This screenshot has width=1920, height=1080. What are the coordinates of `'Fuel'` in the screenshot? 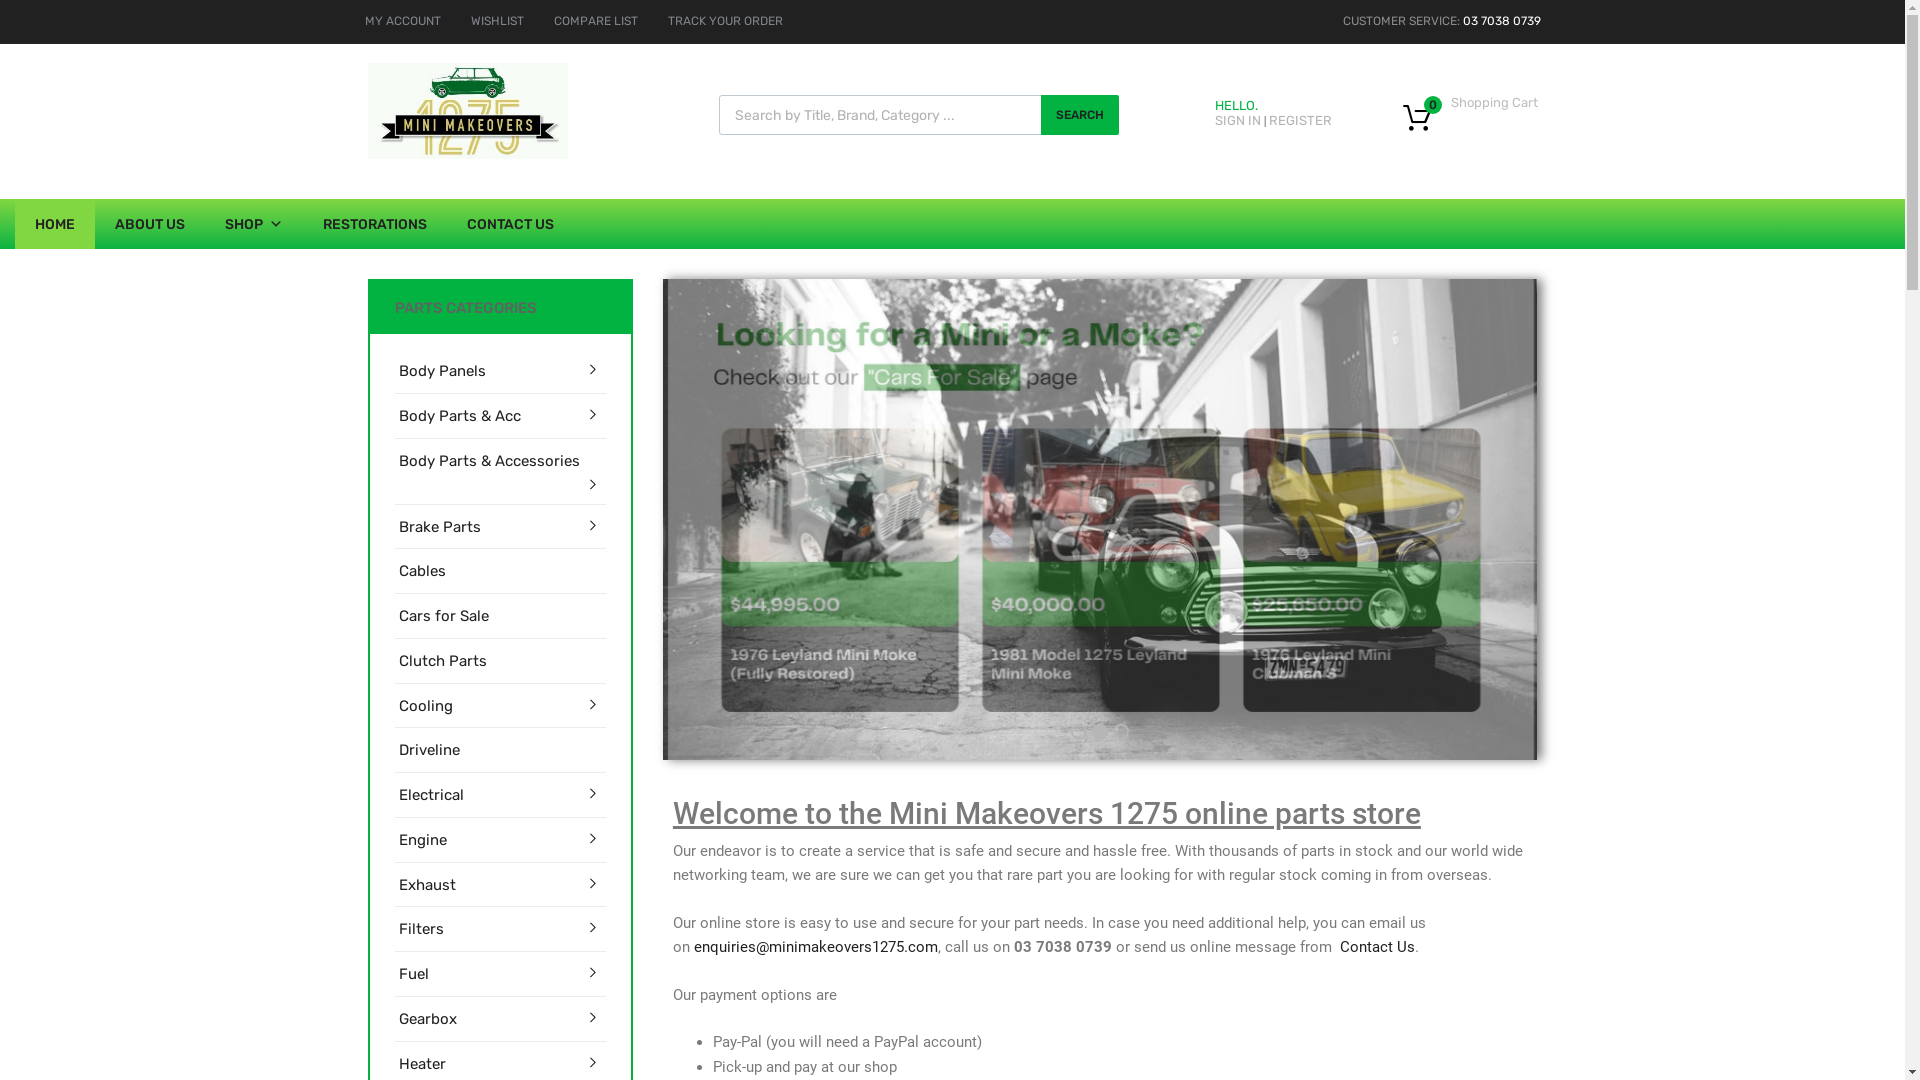 It's located at (411, 973).